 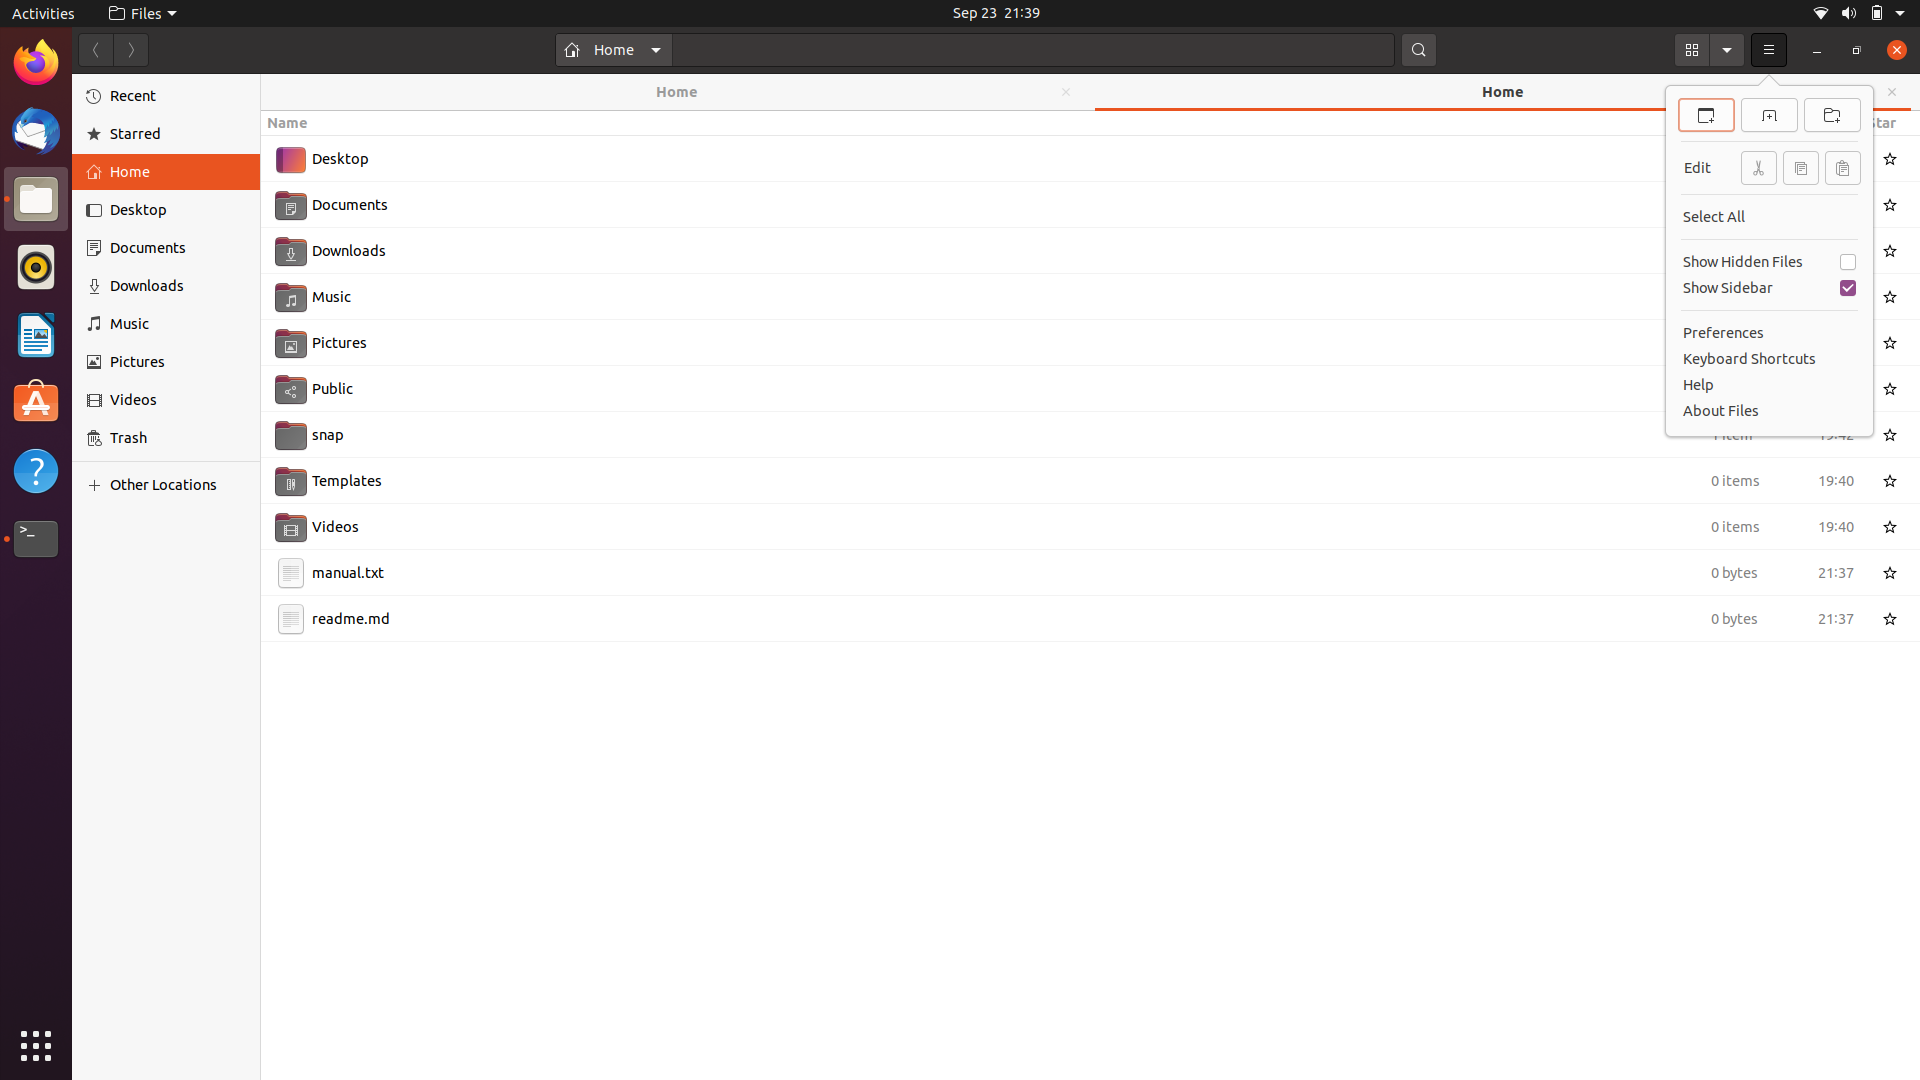 What do you see at coordinates (1767, 289) in the screenshot?
I see `Execute the removal of the sidebar using keyboard and mouse` at bounding box center [1767, 289].